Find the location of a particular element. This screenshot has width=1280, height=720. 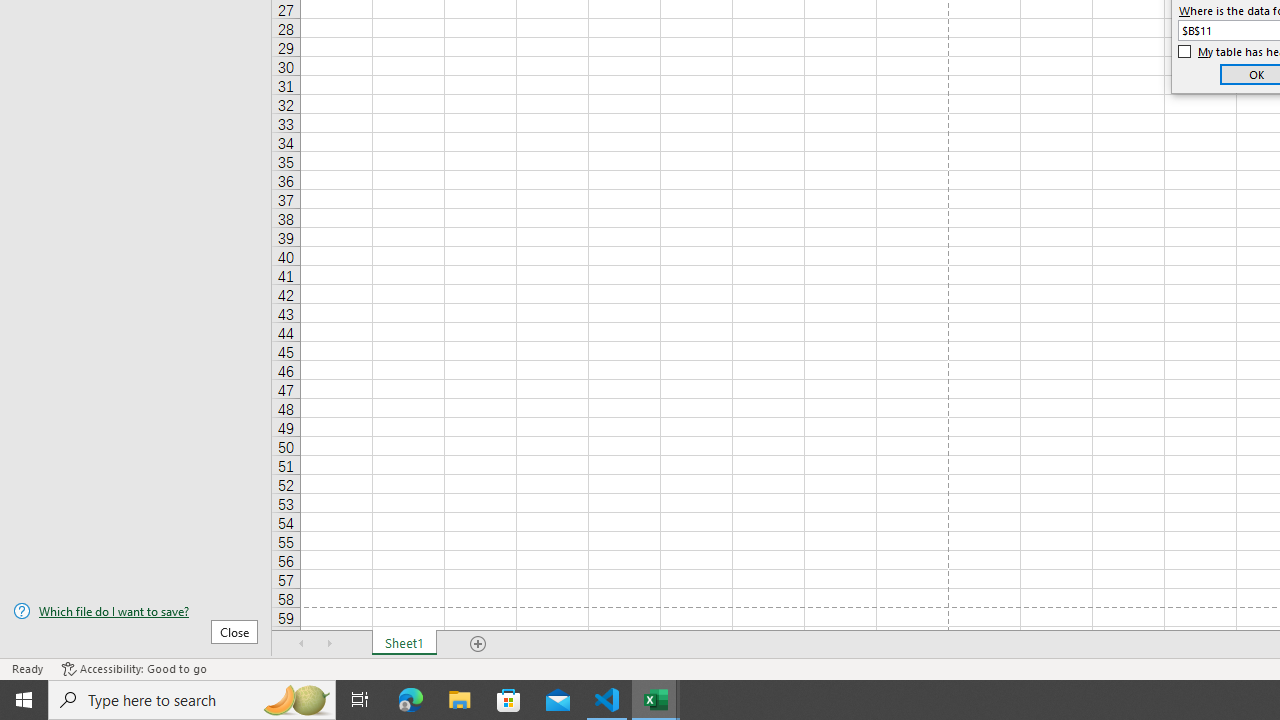

'Which file do I want to save?' is located at coordinates (135, 610).